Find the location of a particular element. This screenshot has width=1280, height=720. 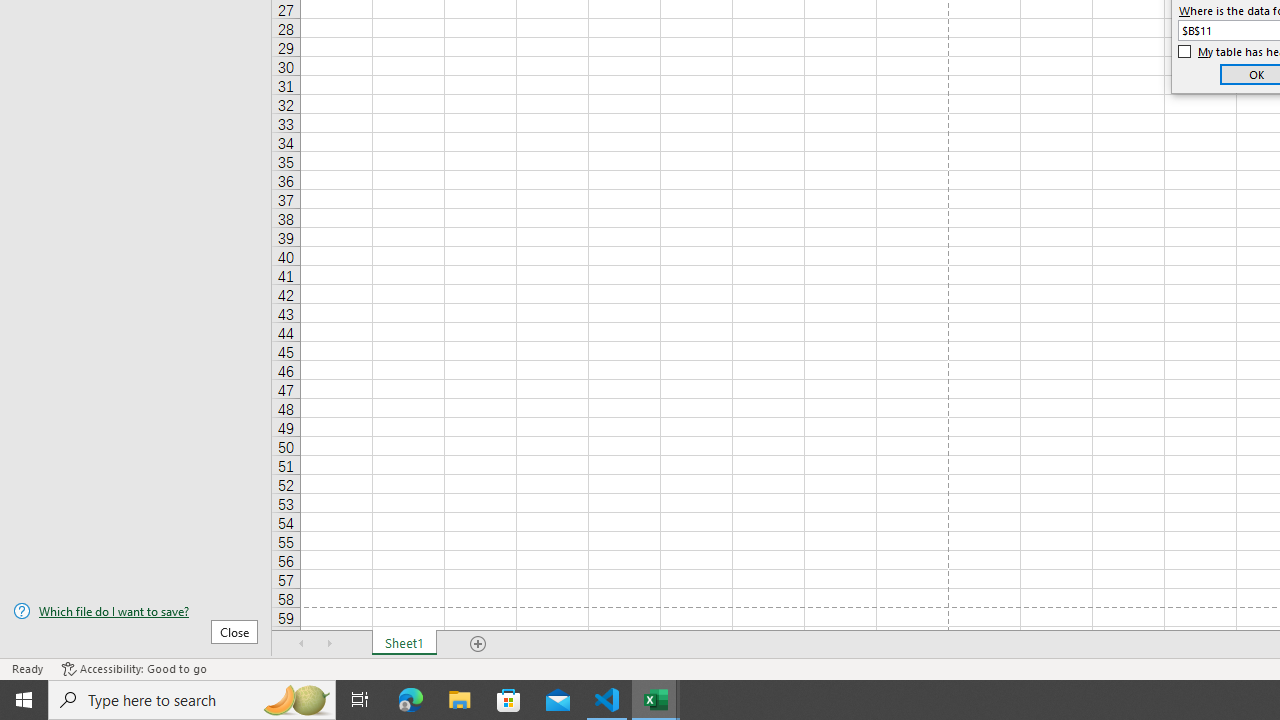

'Which file do I want to save?' is located at coordinates (135, 610).